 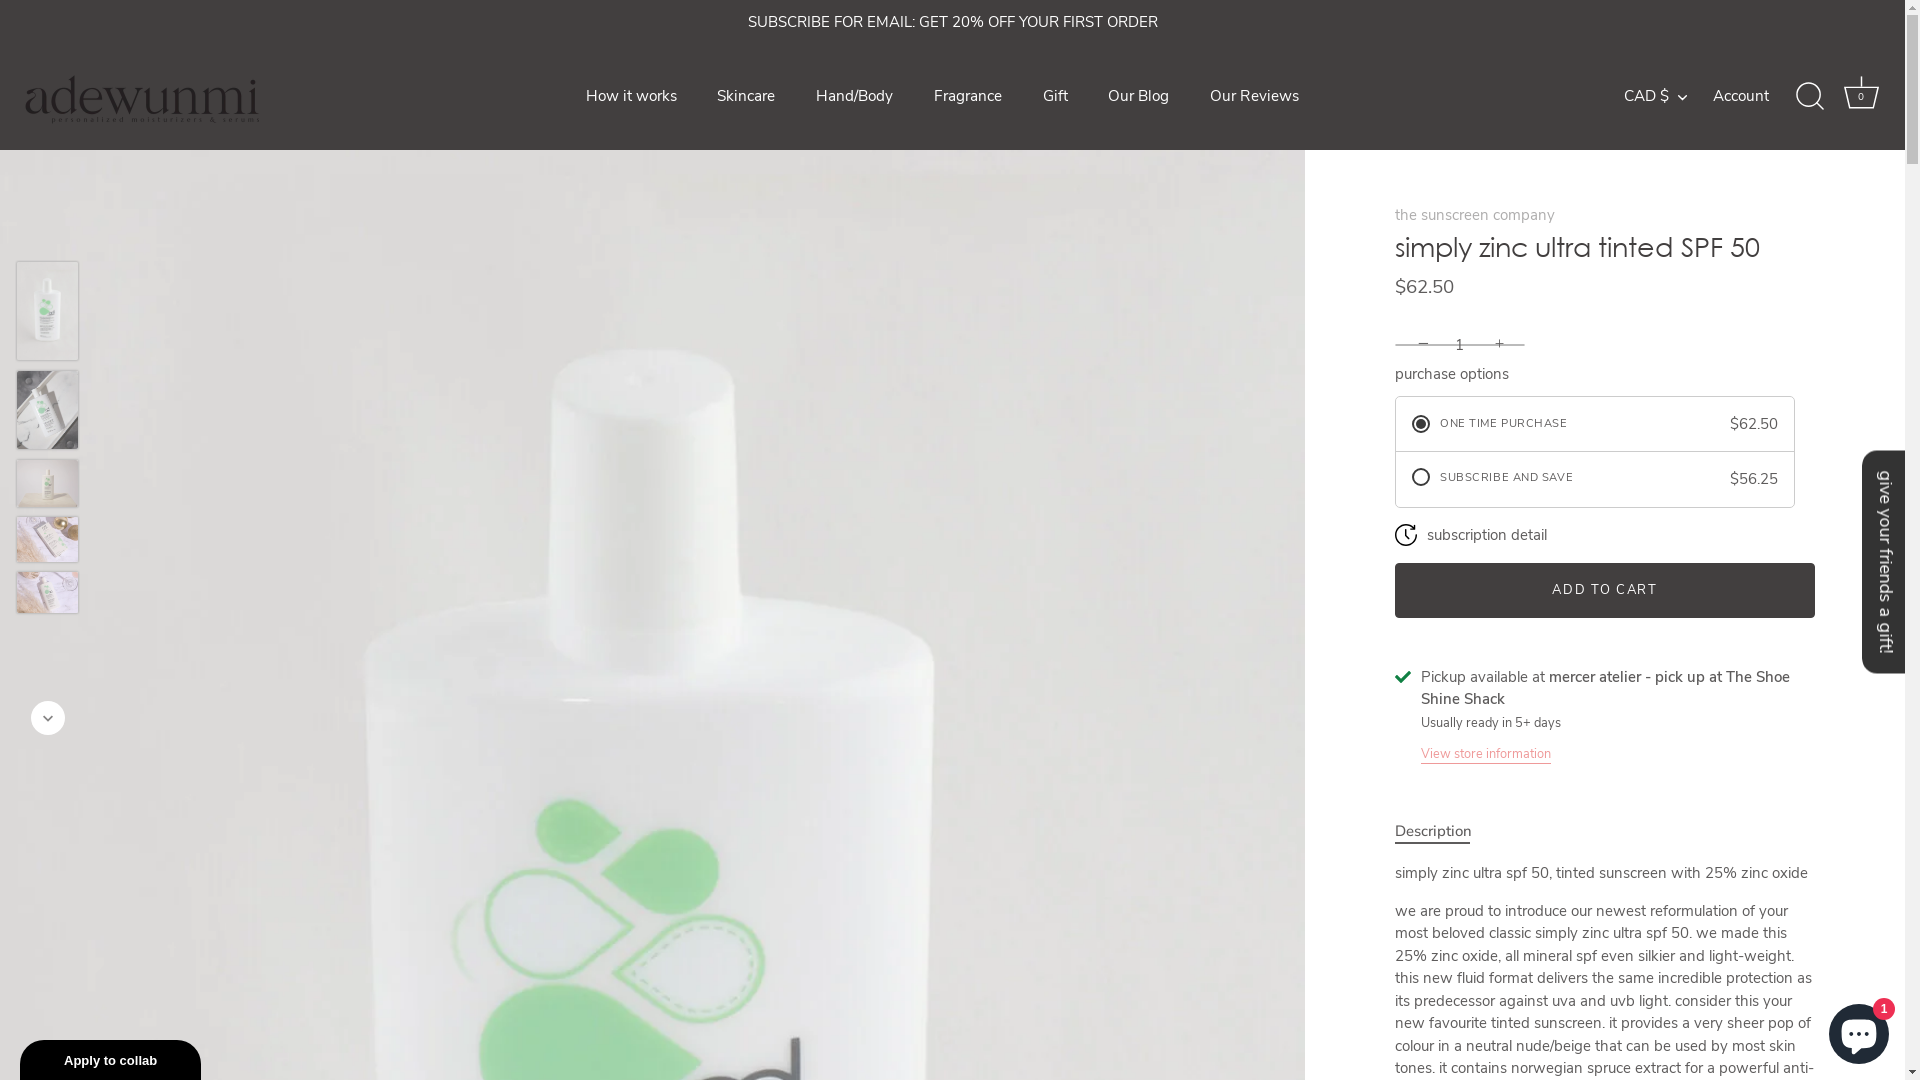 What do you see at coordinates (1860, 96) in the screenshot?
I see `'Cart` at bounding box center [1860, 96].